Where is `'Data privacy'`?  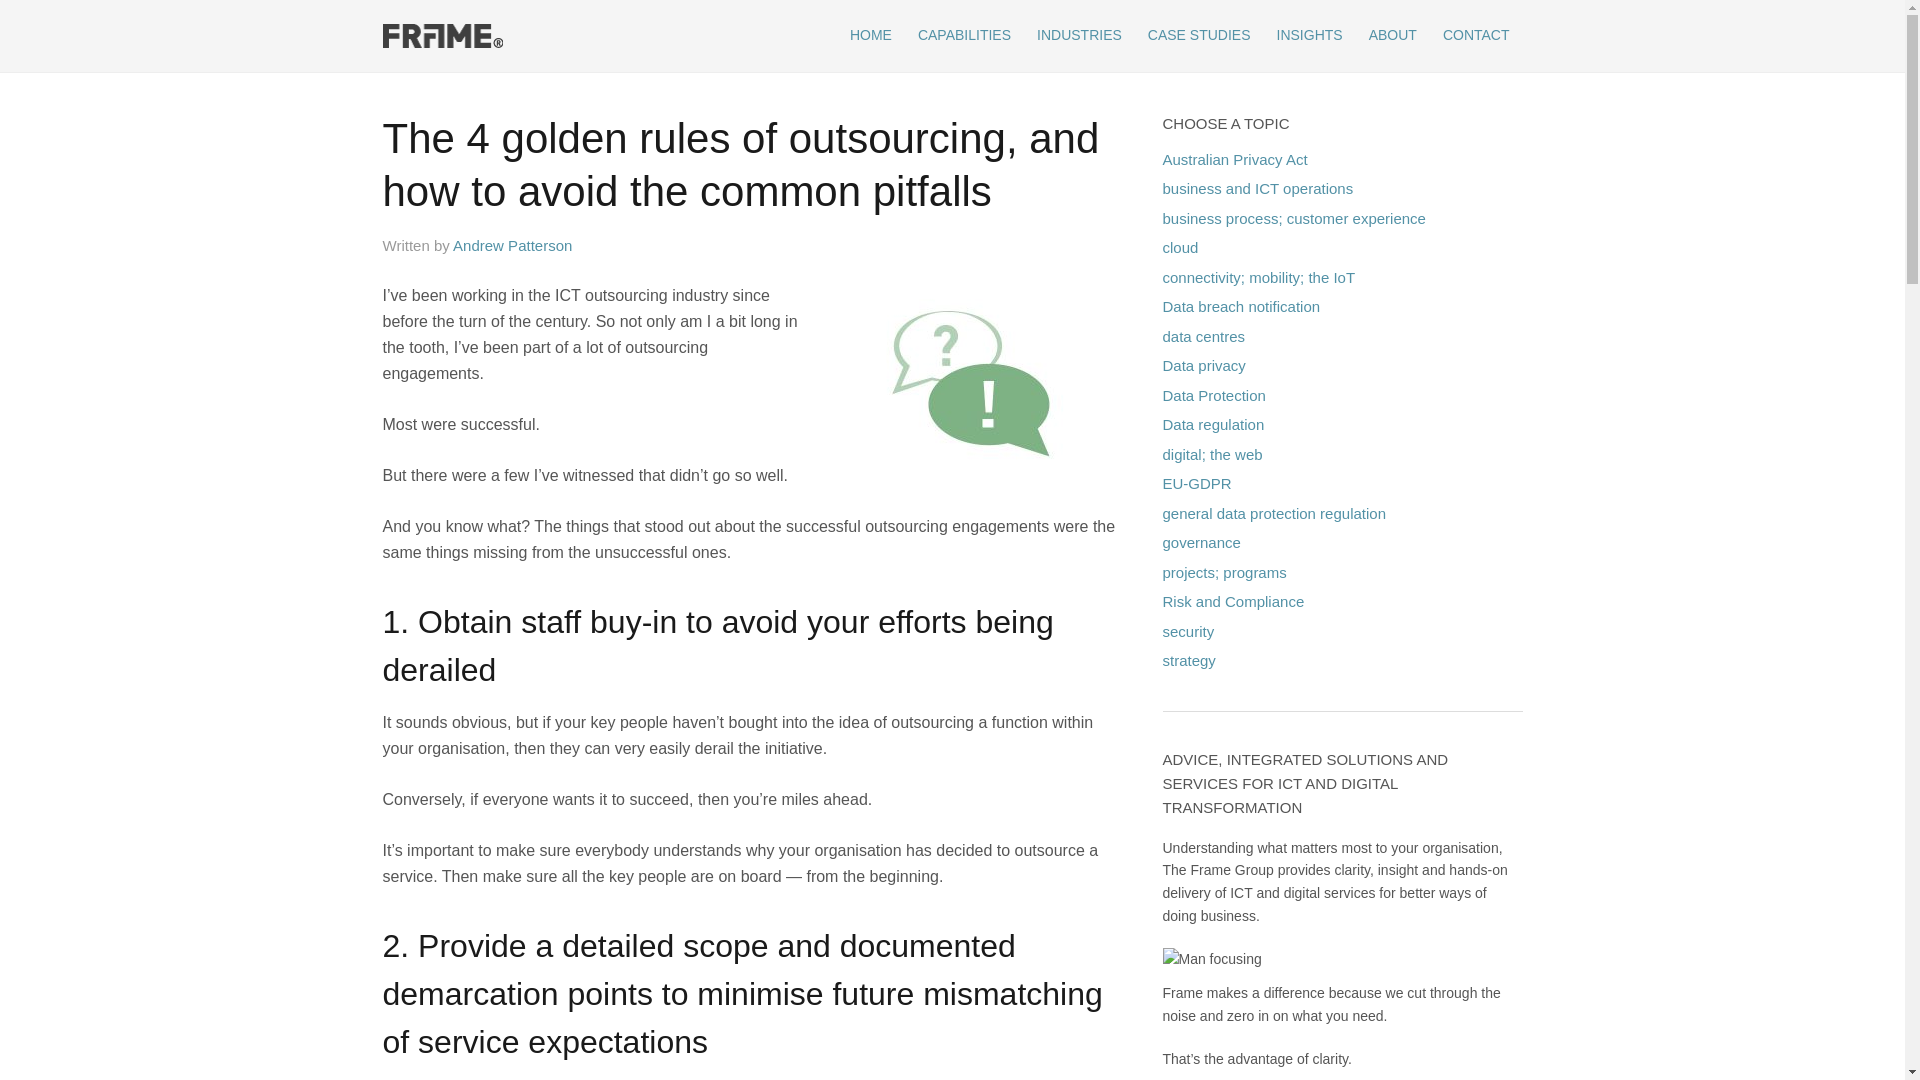
'Data privacy' is located at coordinates (1202, 365).